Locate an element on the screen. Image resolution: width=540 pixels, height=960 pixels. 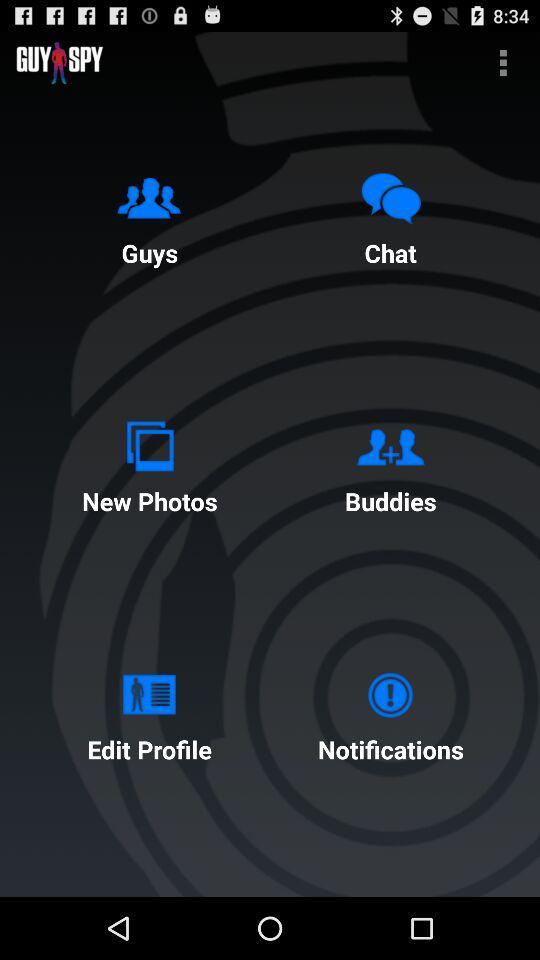
the notifications item is located at coordinates (390, 712).